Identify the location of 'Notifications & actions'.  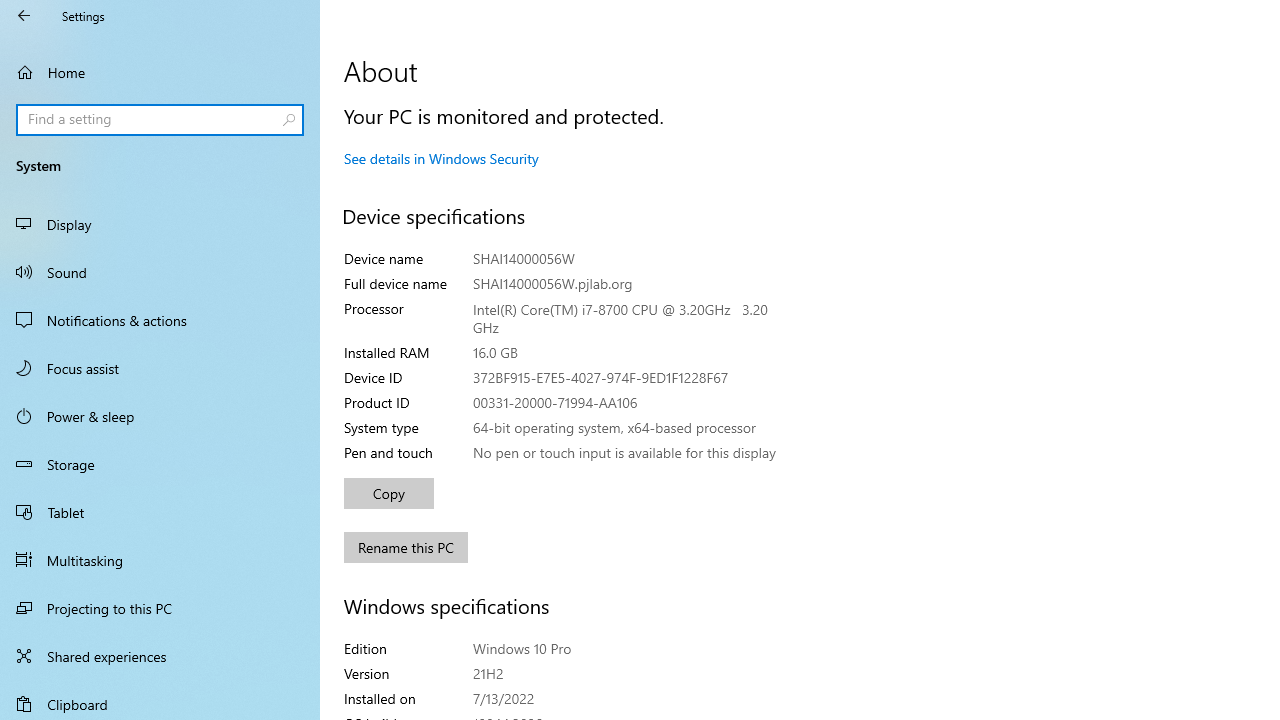
(160, 319).